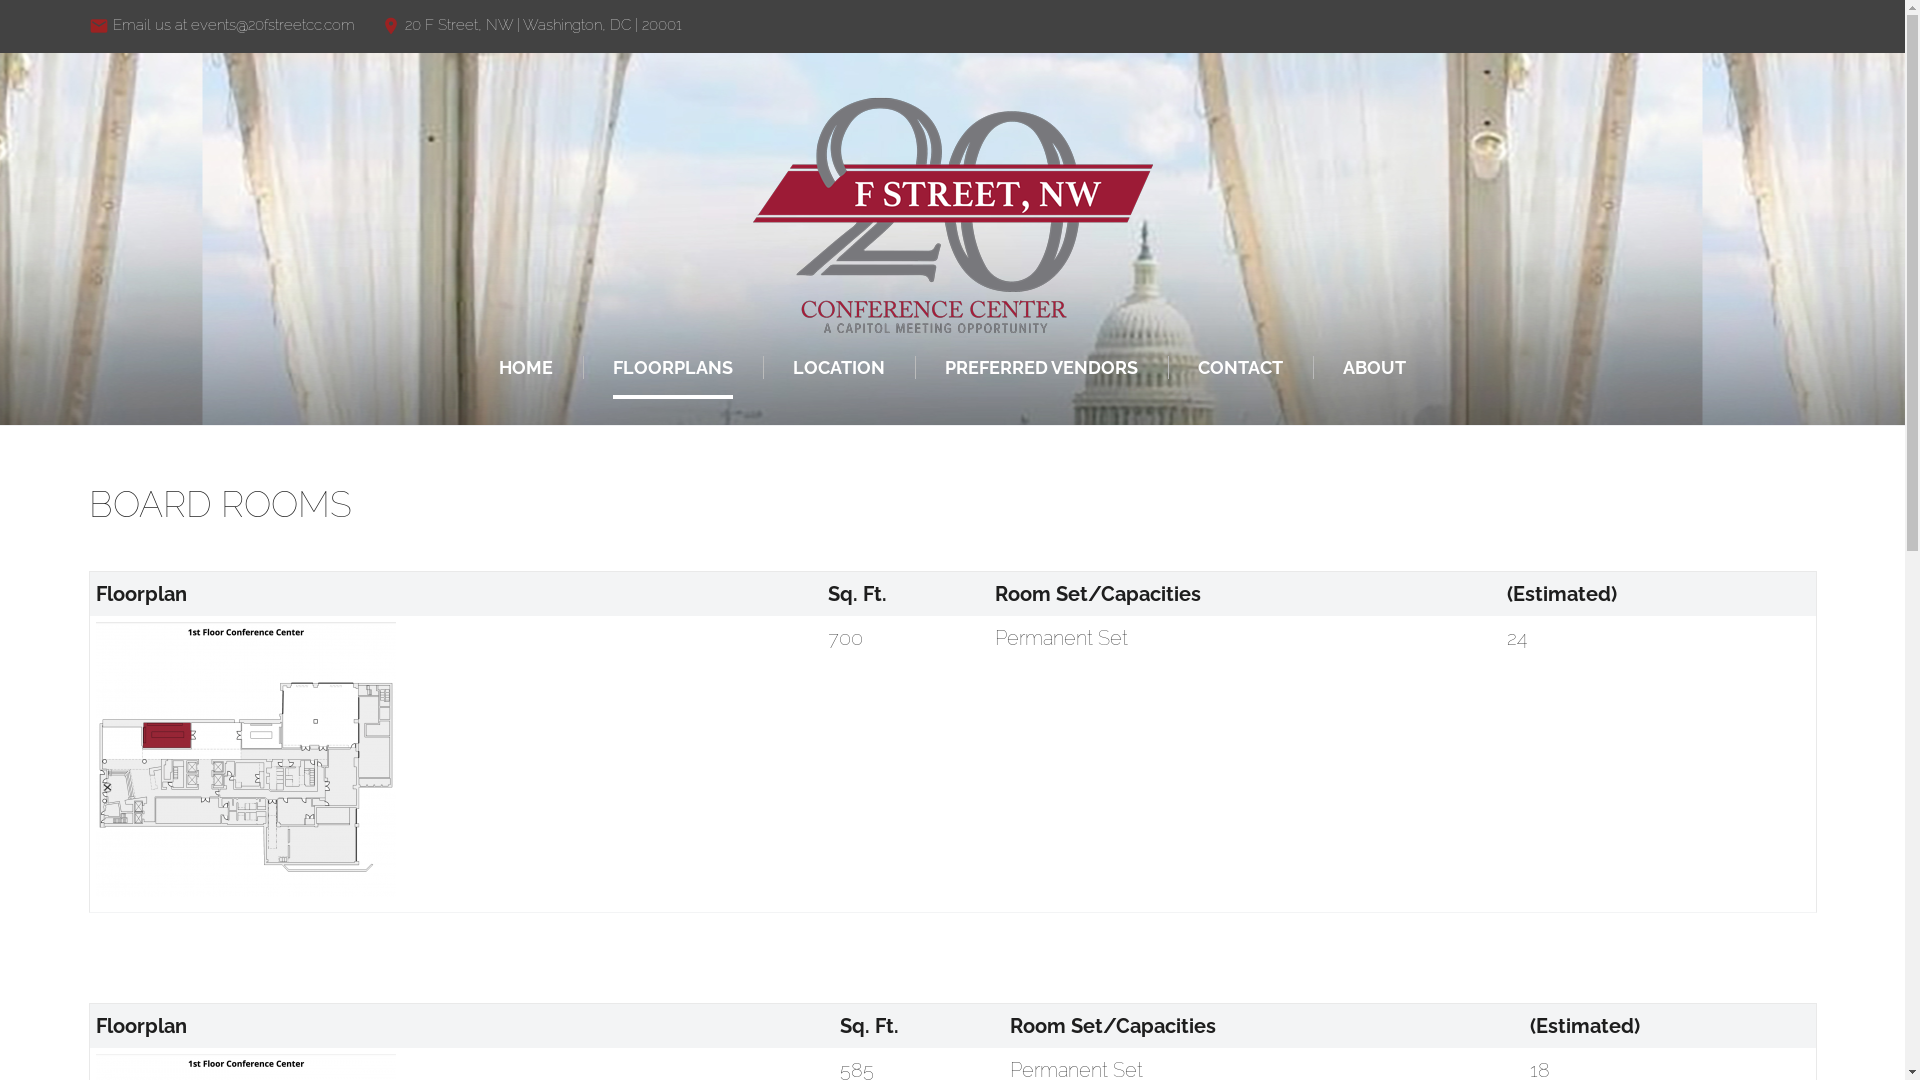 Image resolution: width=1920 pixels, height=1080 pixels. I want to click on 'LOCATION', so click(839, 367).